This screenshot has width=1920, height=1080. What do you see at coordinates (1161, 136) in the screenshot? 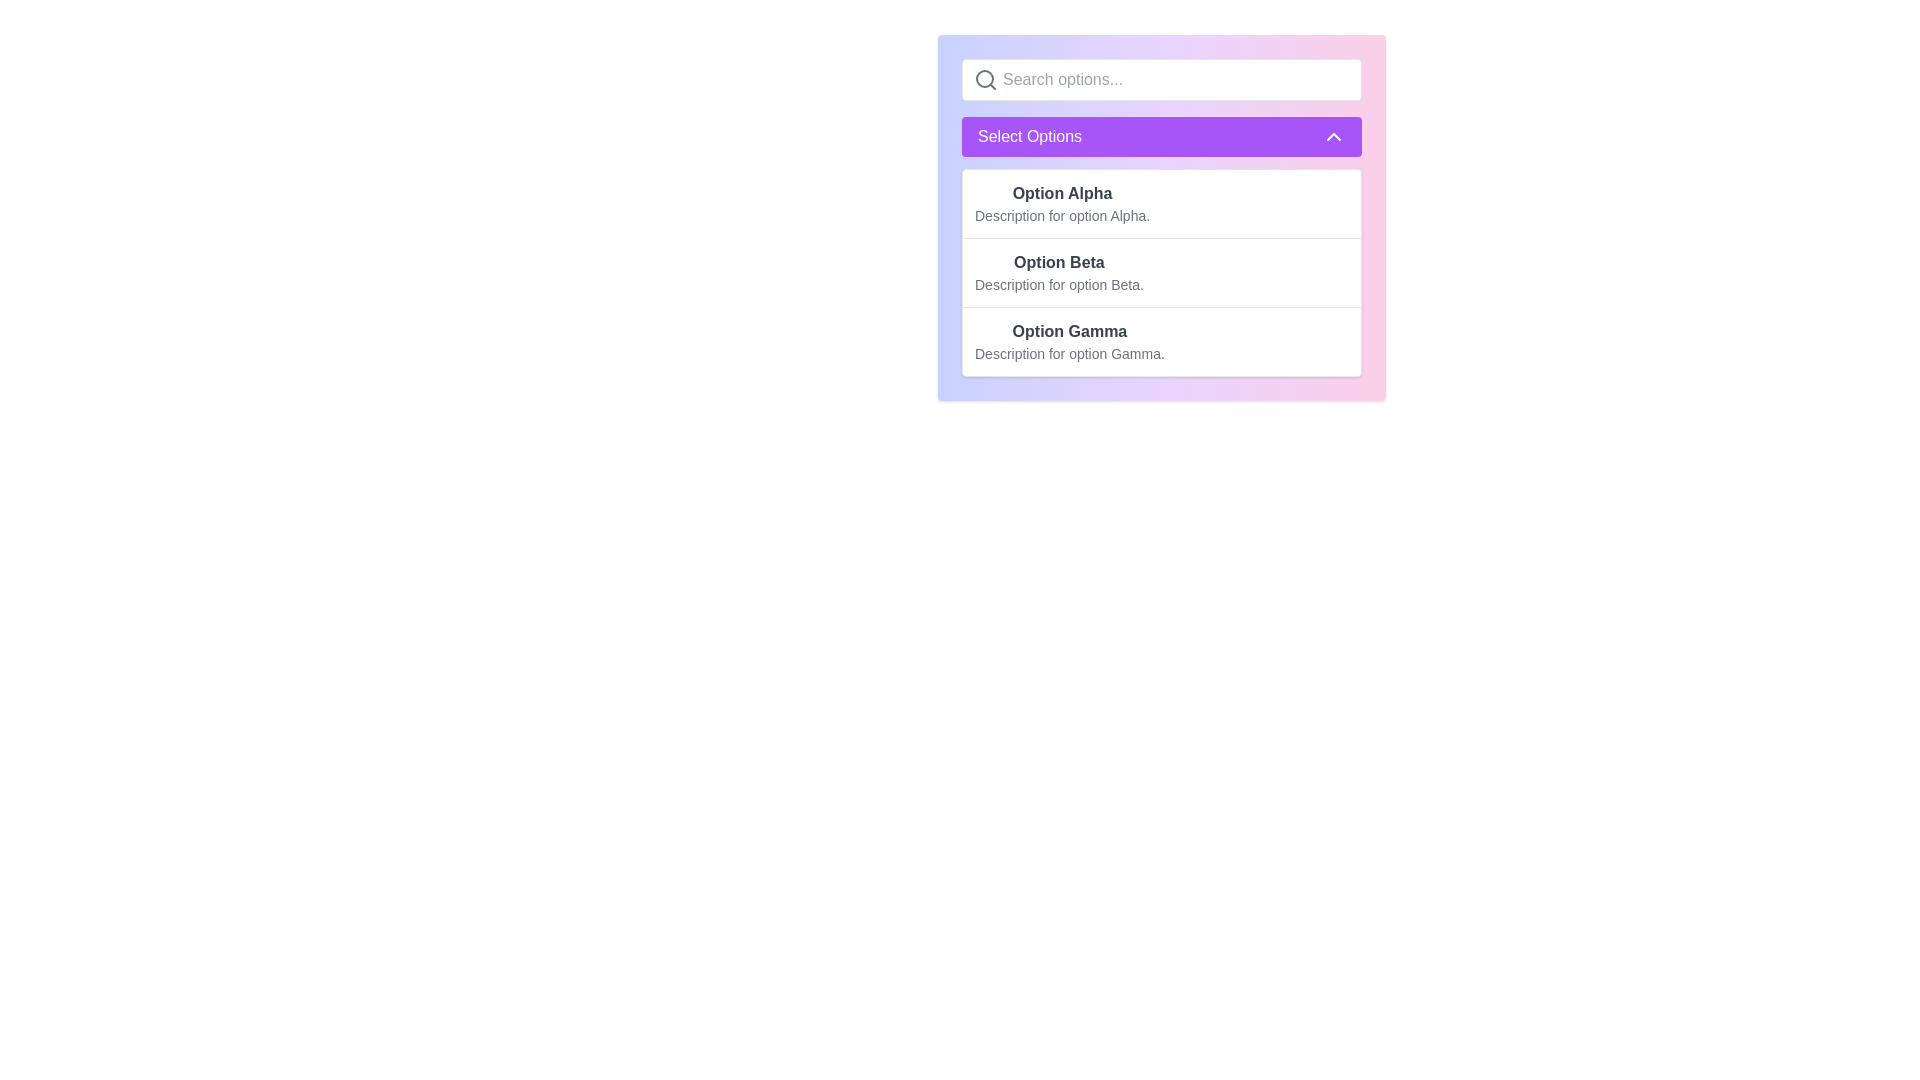
I see `the Dropdown Toggle Button located below the search field and above the list of selectable options` at bounding box center [1161, 136].